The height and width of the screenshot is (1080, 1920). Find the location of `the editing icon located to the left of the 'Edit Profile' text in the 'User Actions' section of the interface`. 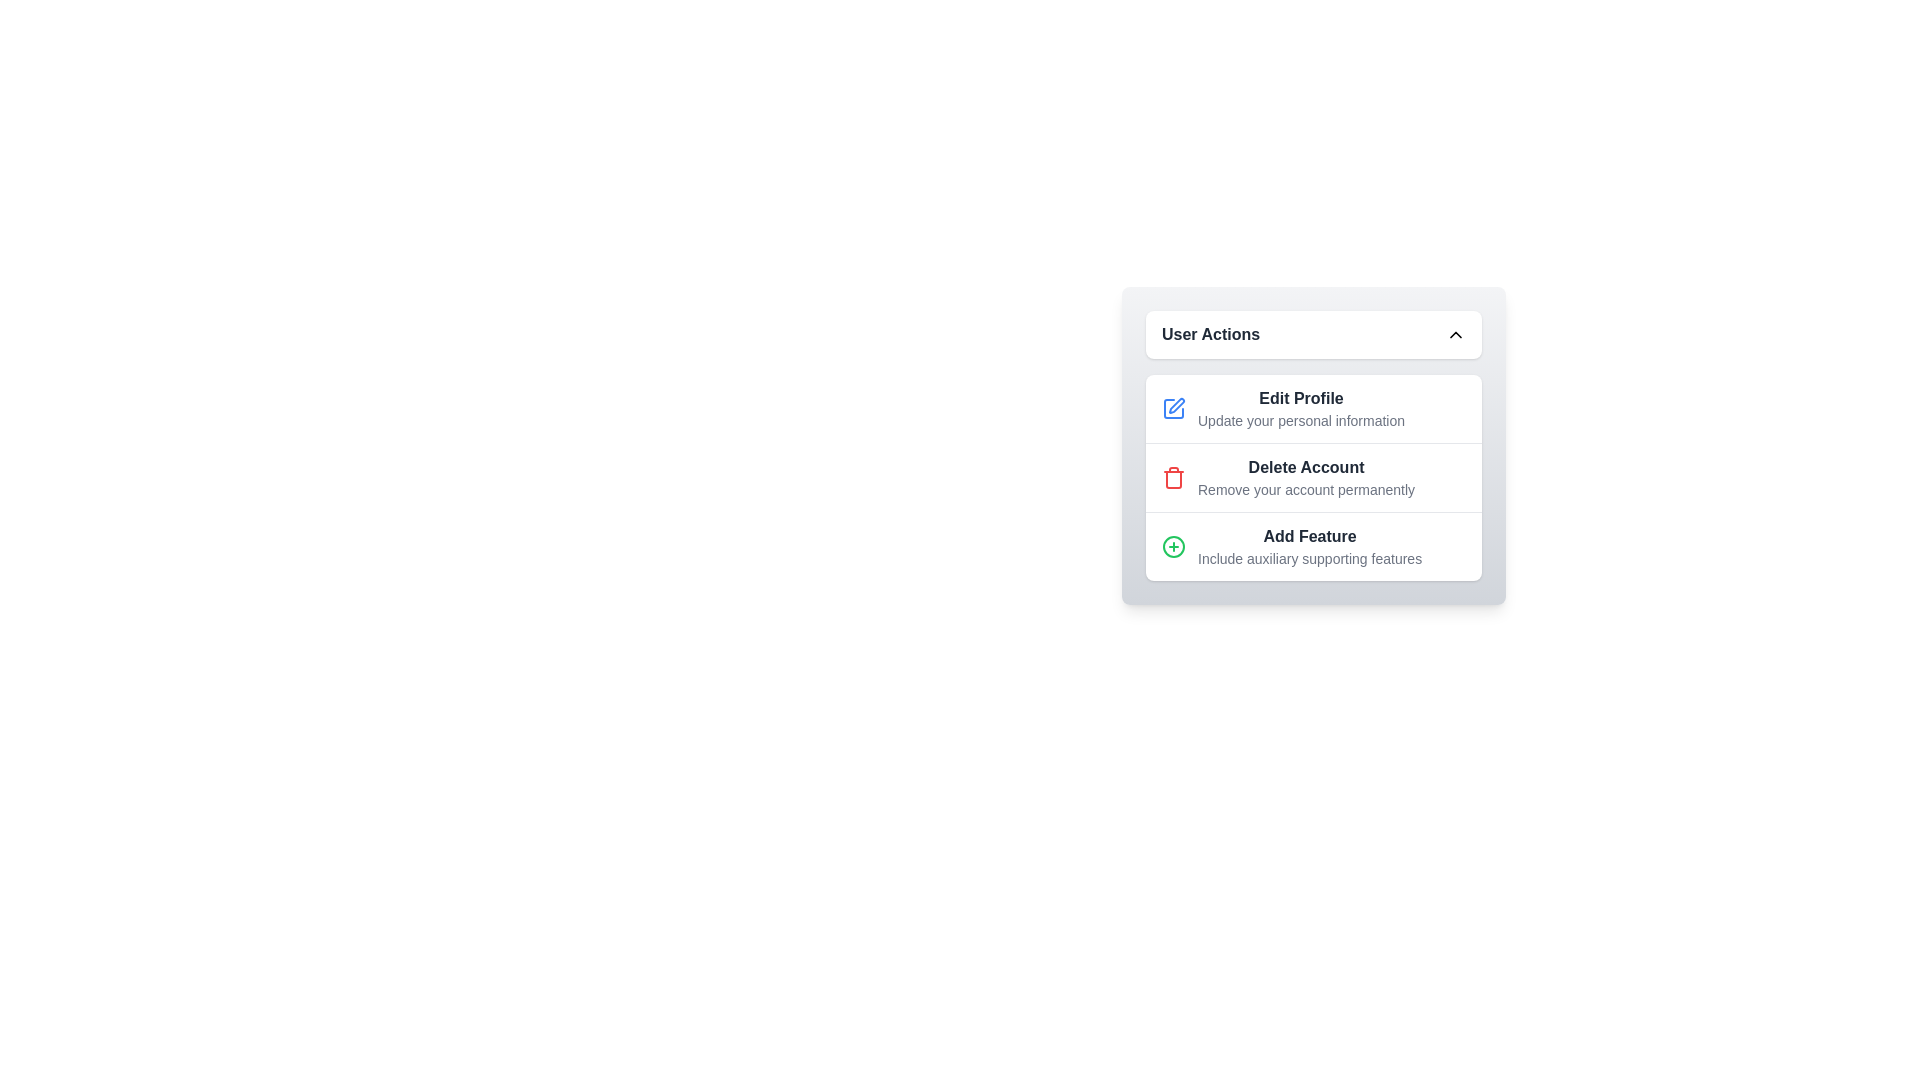

the editing icon located to the left of the 'Edit Profile' text in the 'User Actions' section of the interface is located at coordinates (1174, 407).